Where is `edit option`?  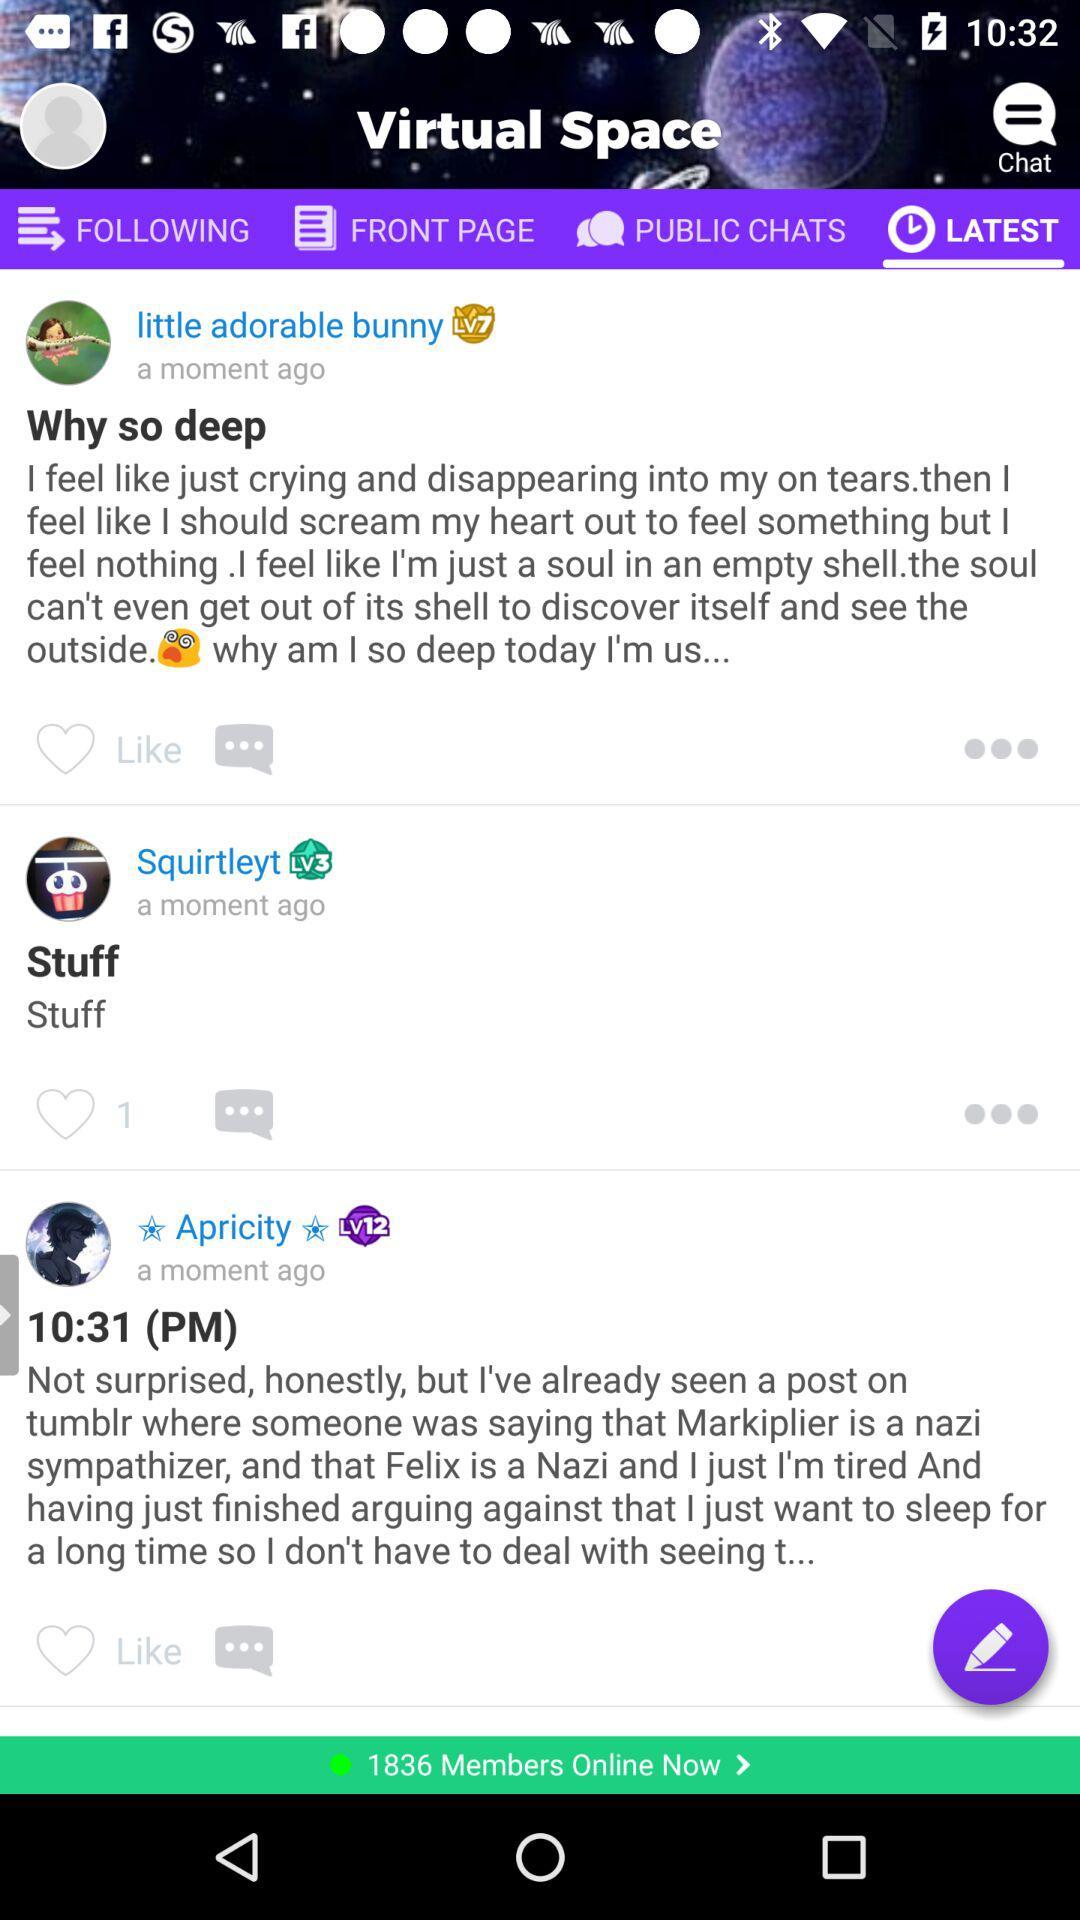 edit option is located at coordinates (990, 1646).